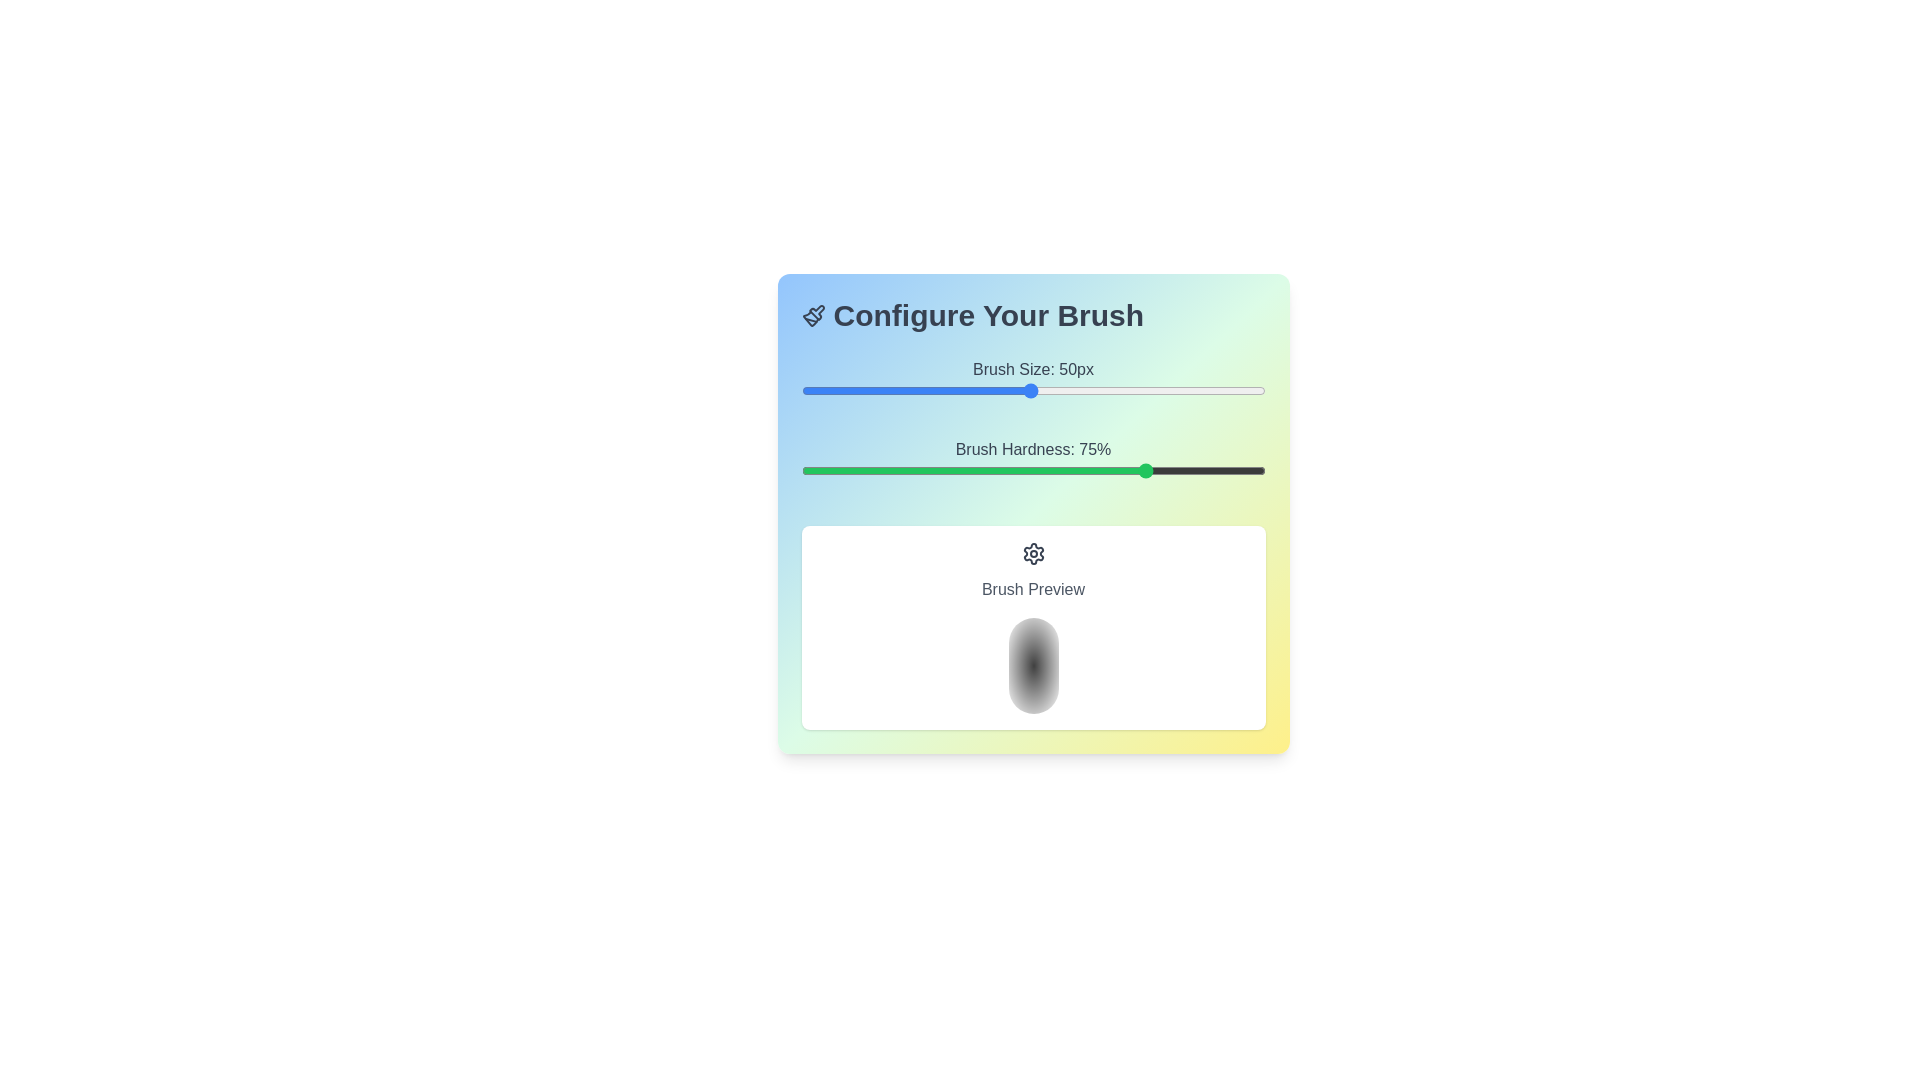  I want to click on the brush size to 64 by interacting with the slider, so click(1095, 390).